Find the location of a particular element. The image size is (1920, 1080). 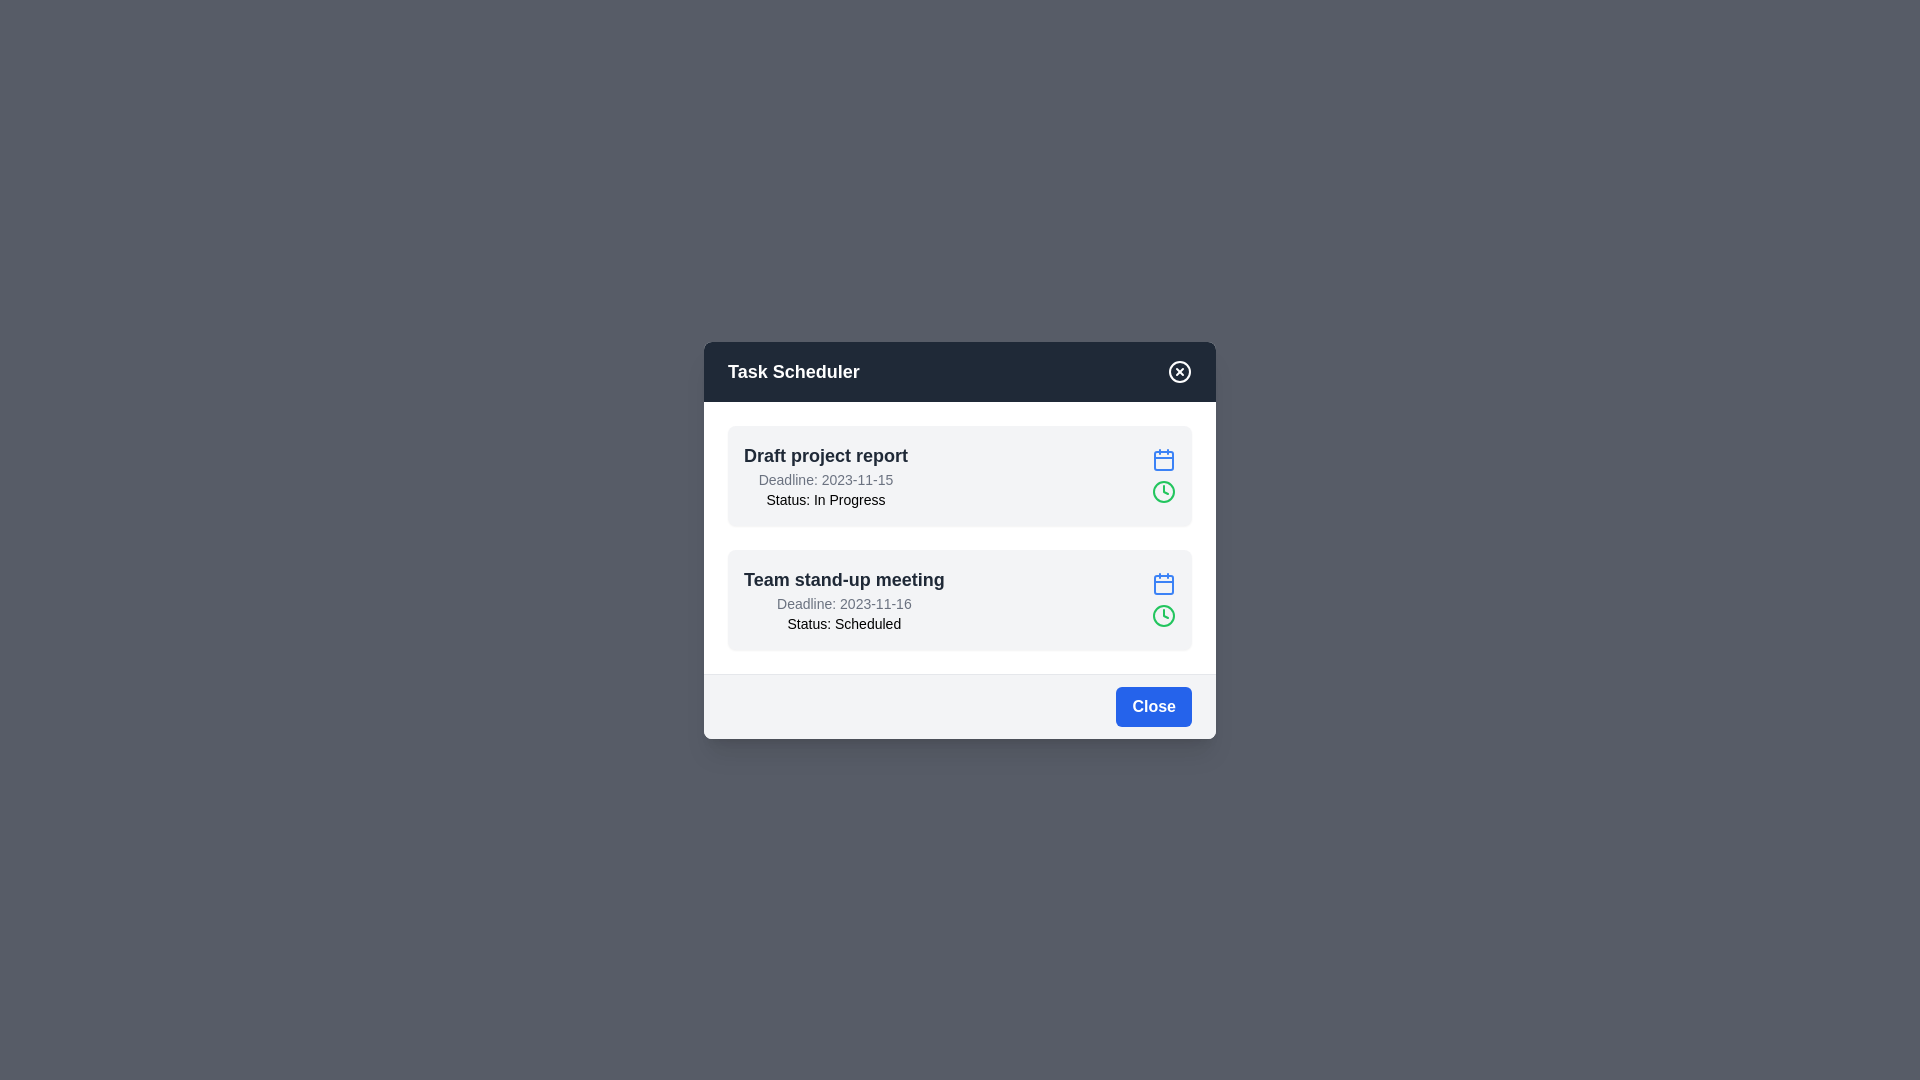

the close button in the header of the Task Scheduler dialog is located at coordinates (1180, 371).